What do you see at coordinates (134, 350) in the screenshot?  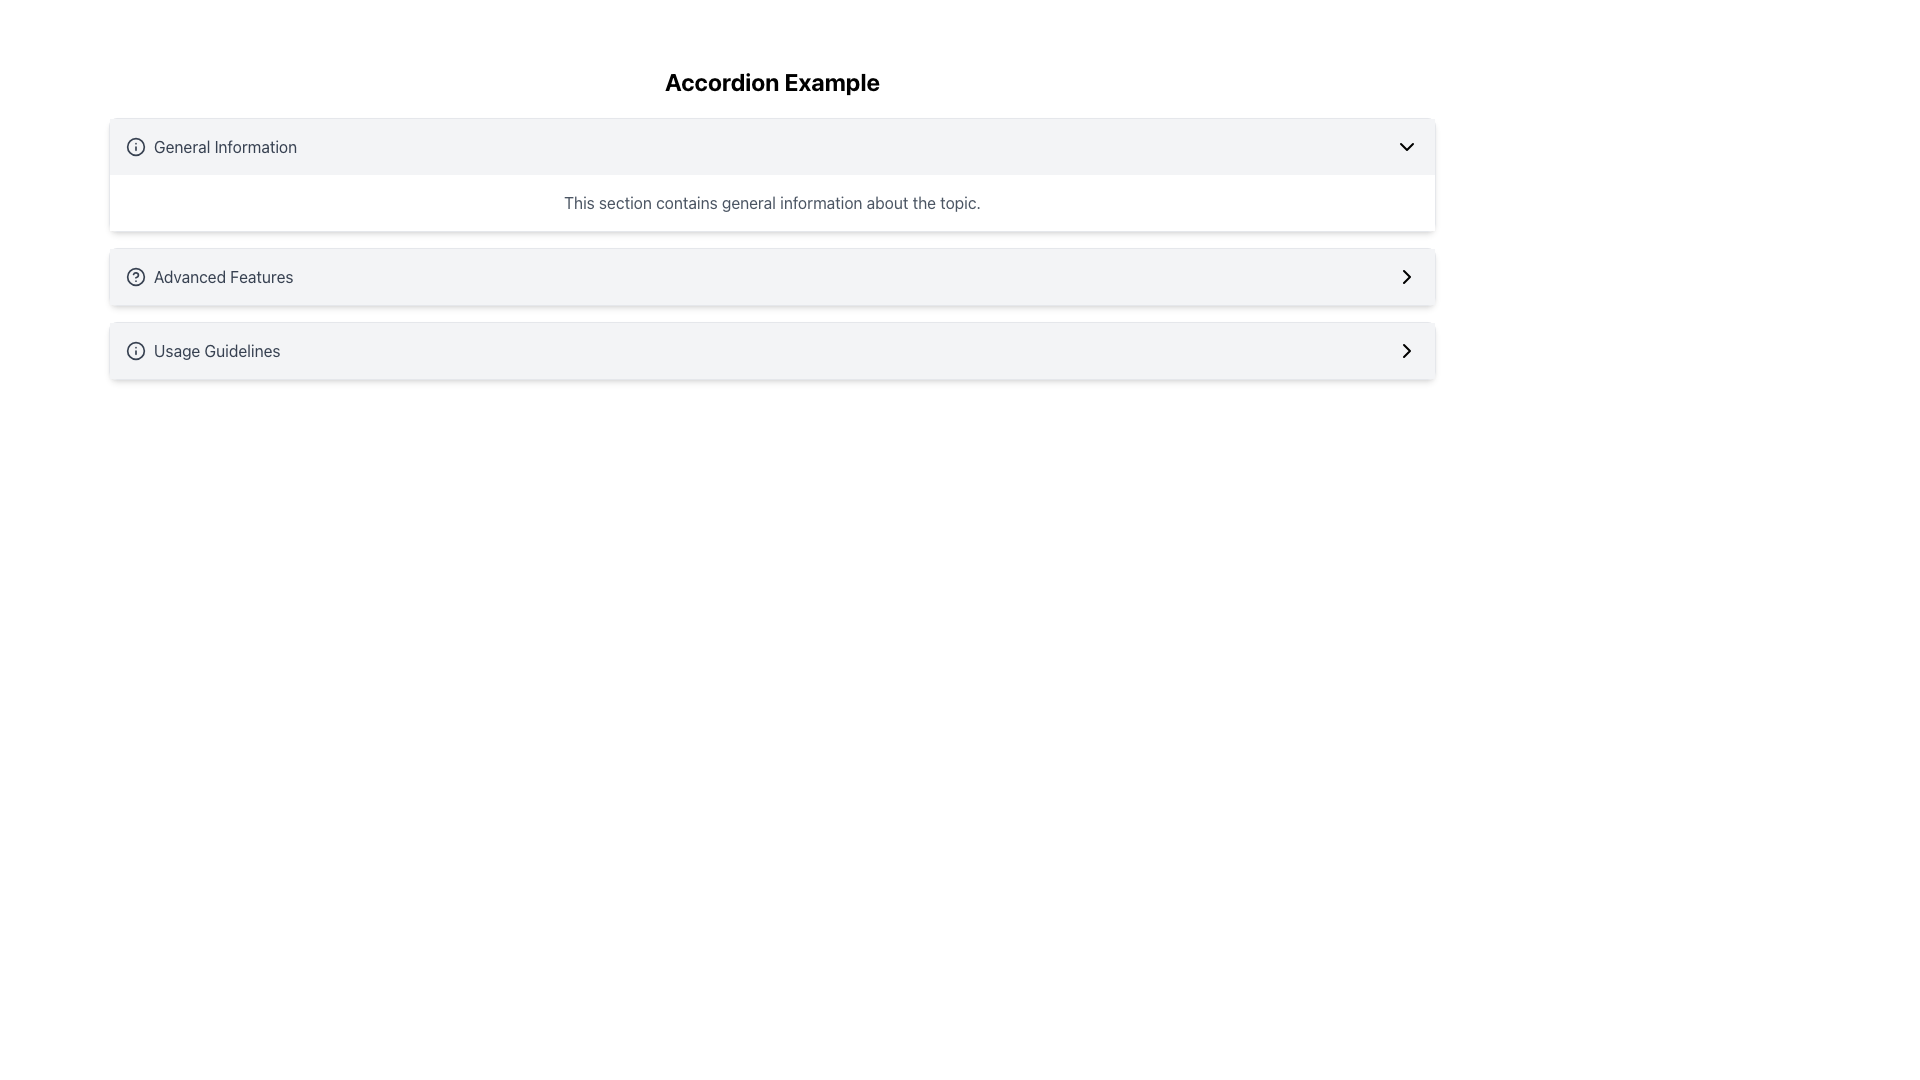 I see `the SVG Circle that represents the info icon at the beginning of the 'Usage Guidelines' section title` at bounding box center [134, 350].